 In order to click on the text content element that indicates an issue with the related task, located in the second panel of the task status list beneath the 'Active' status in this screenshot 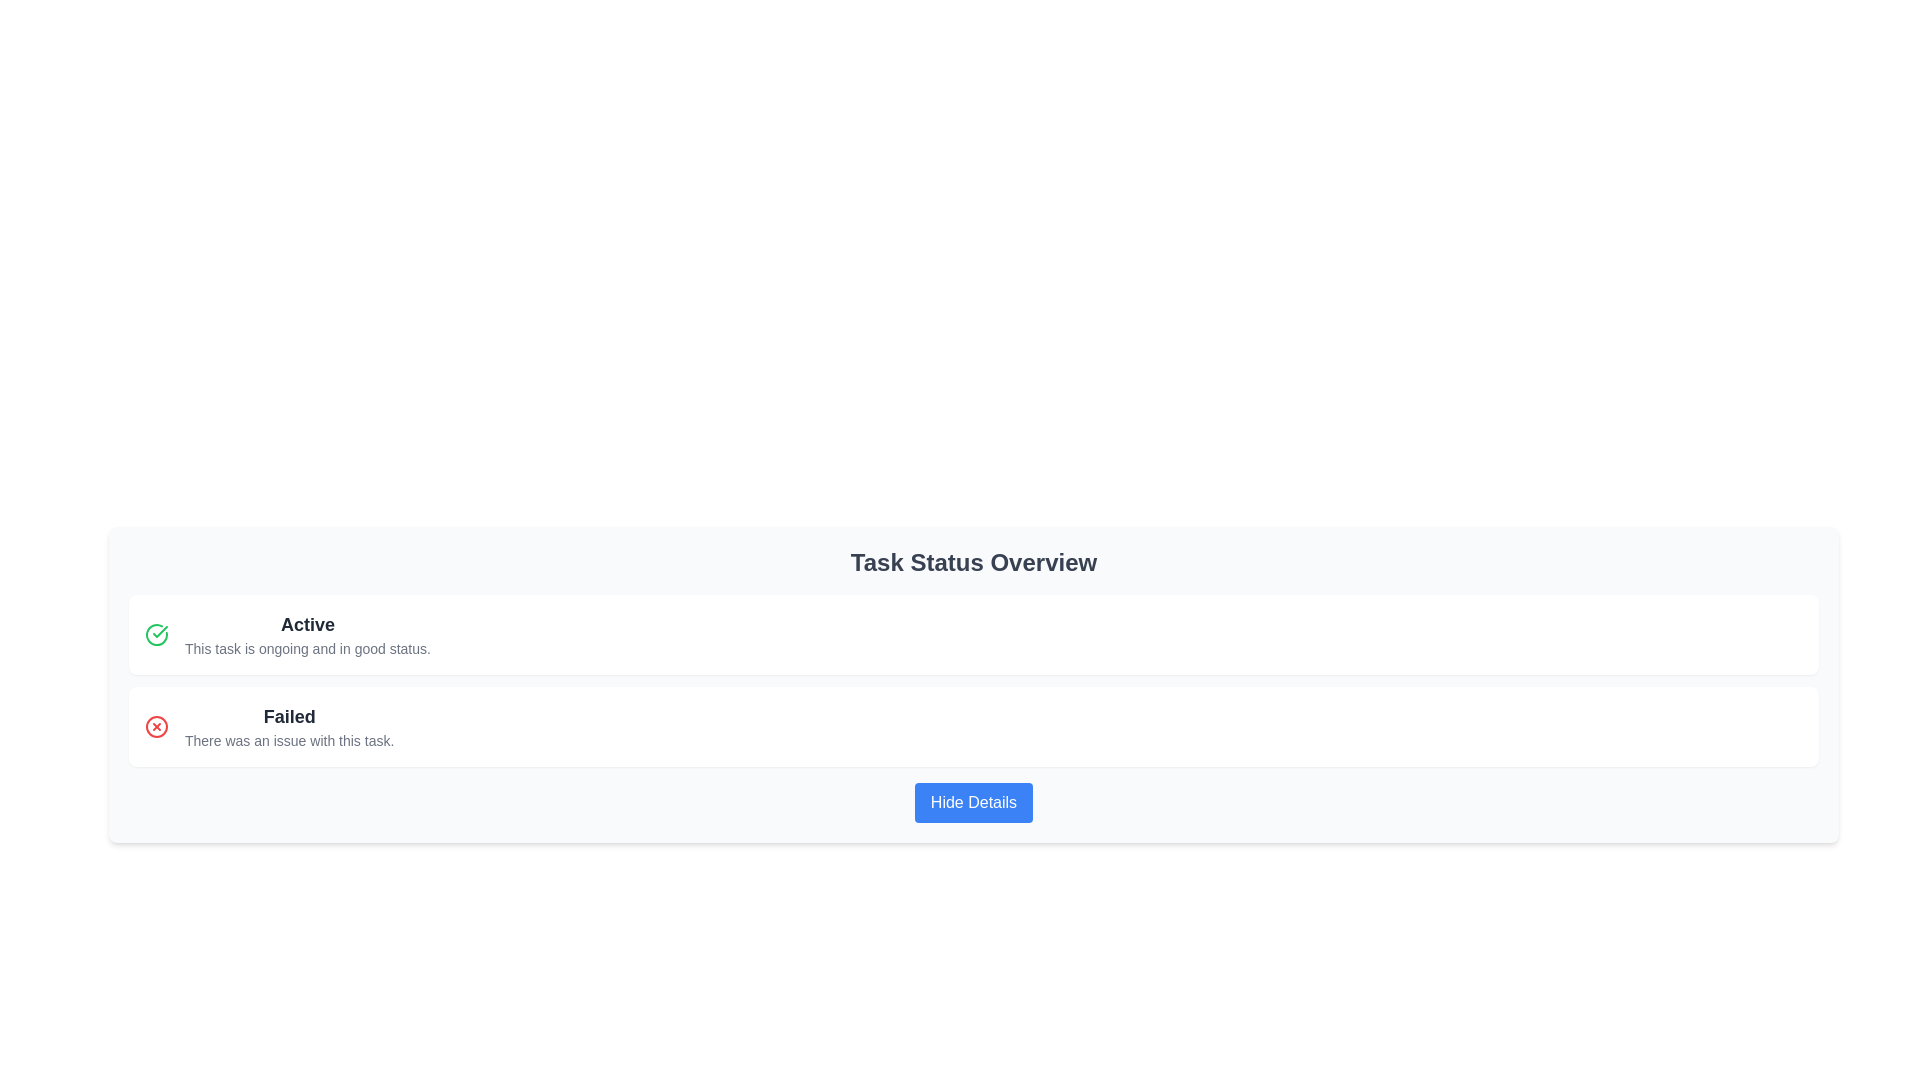, I will do `click(288, 726)`.